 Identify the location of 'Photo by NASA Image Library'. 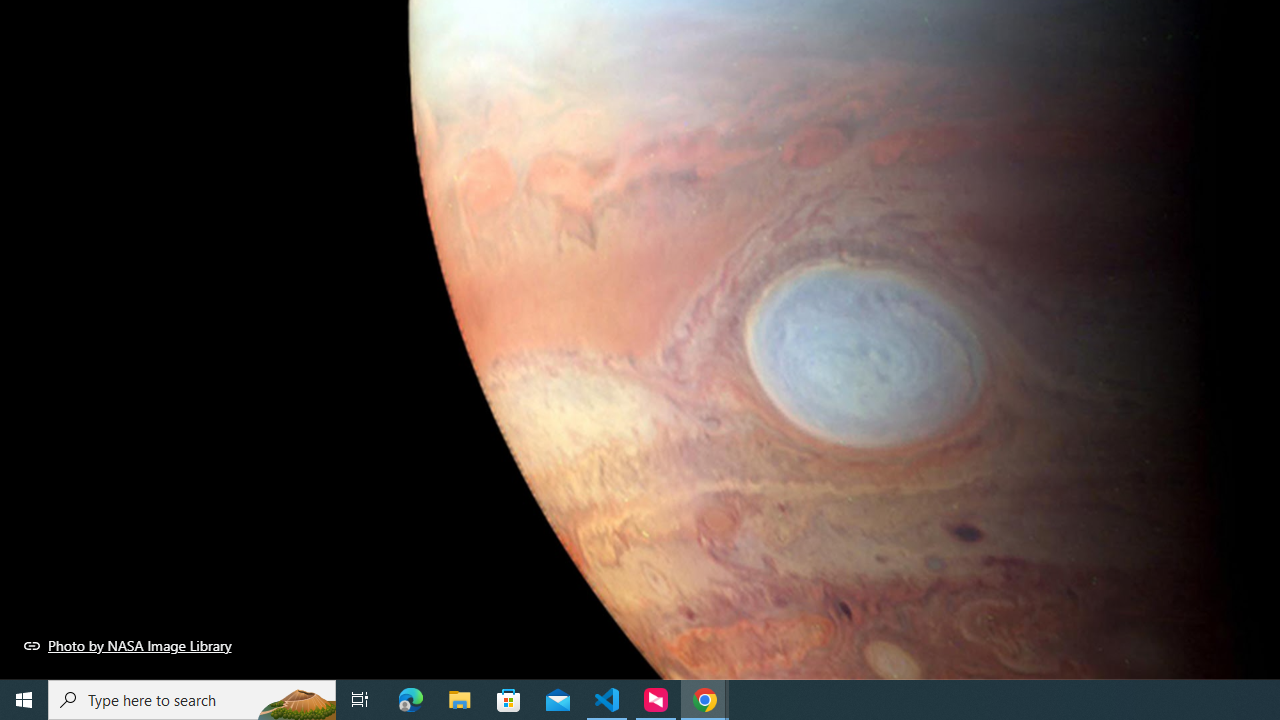
(127, 645).